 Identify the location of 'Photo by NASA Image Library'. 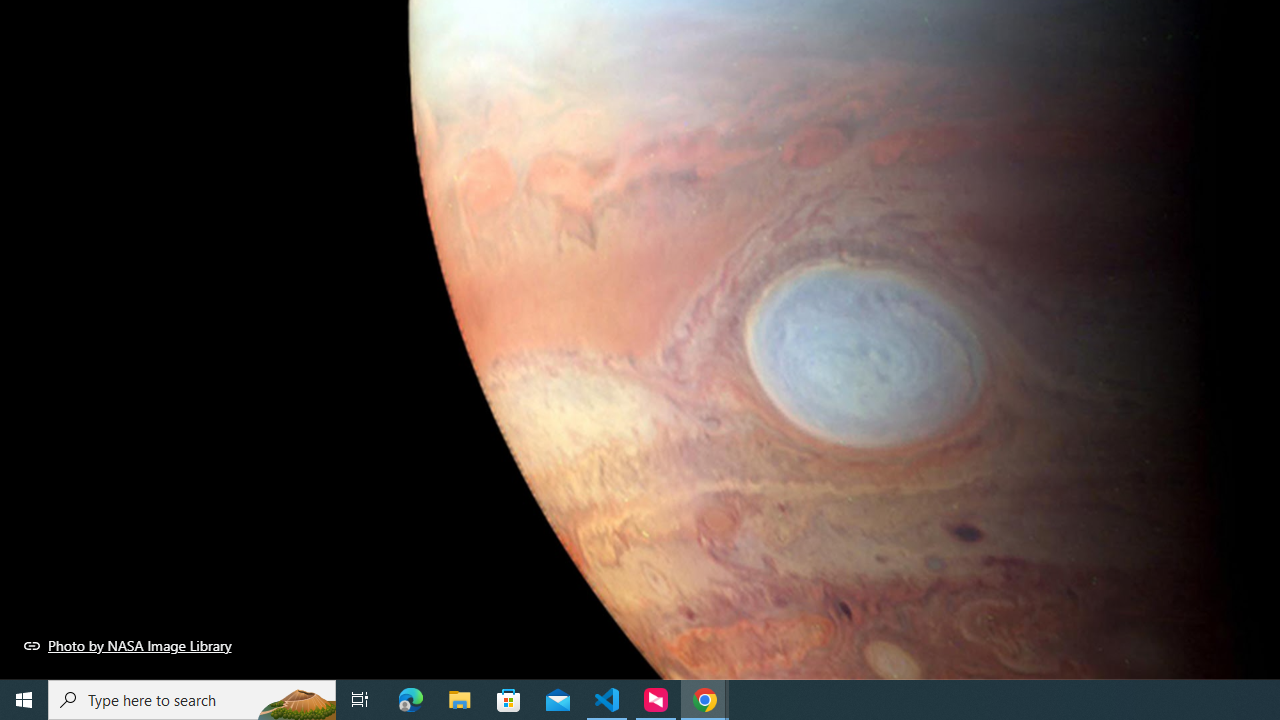
(127, 645).